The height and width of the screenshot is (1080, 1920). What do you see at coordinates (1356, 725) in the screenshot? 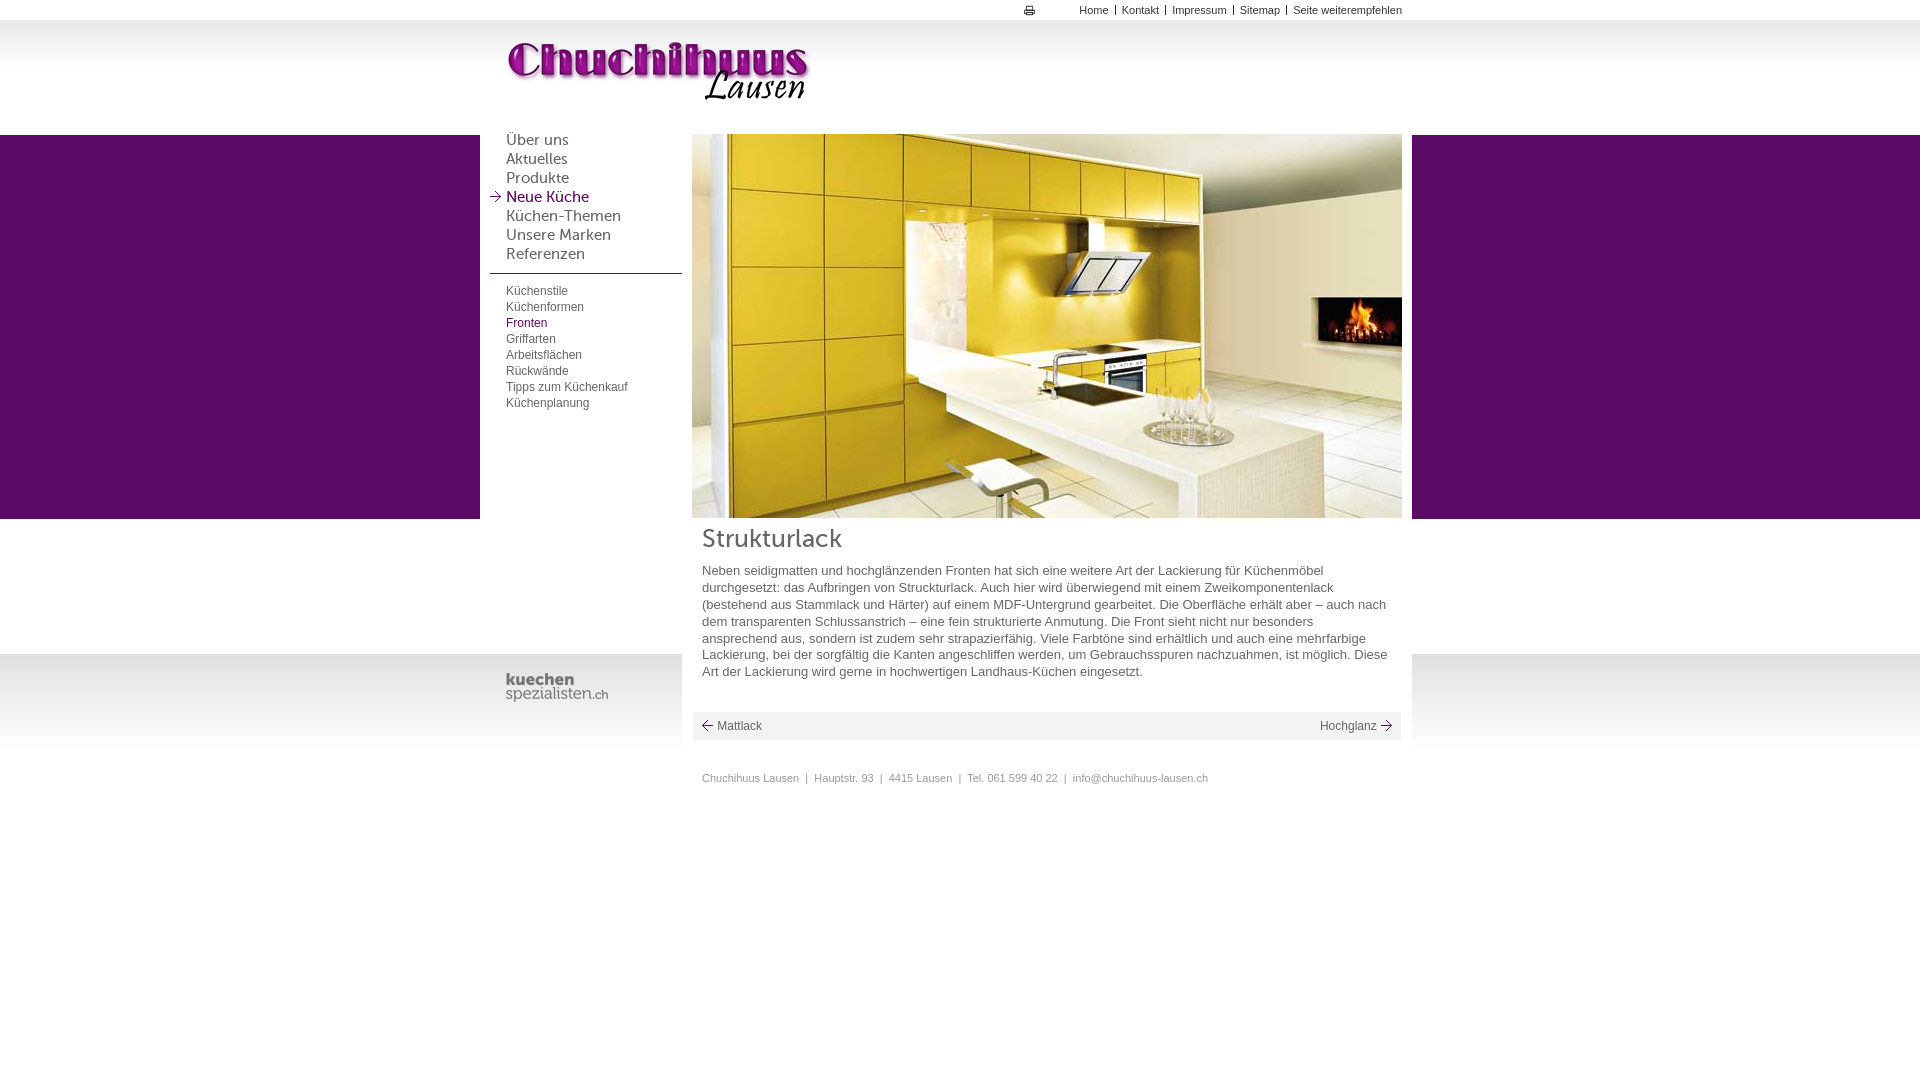
I see `'Hochglanz'` at bounding box center [1356, 725].